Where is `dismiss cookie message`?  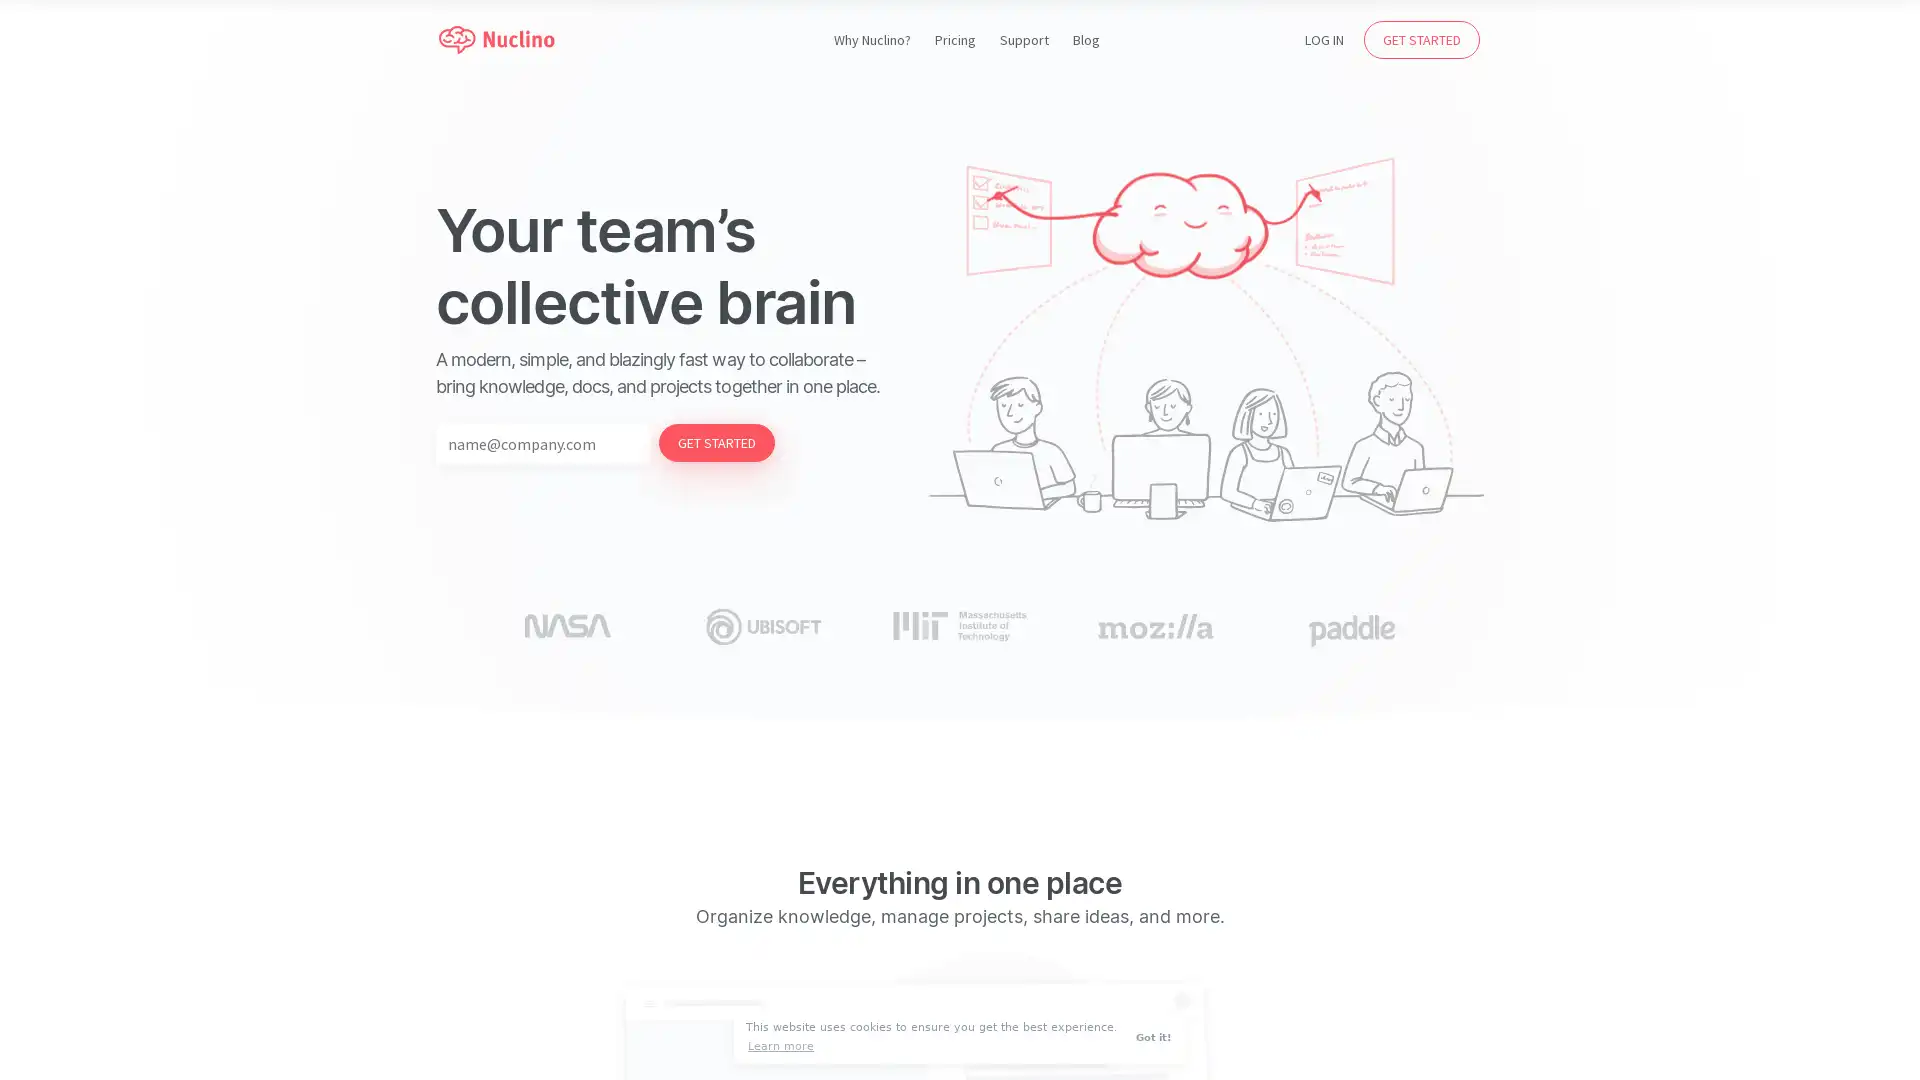
dismiss cookie message is located at coordinates (1156, 1036).